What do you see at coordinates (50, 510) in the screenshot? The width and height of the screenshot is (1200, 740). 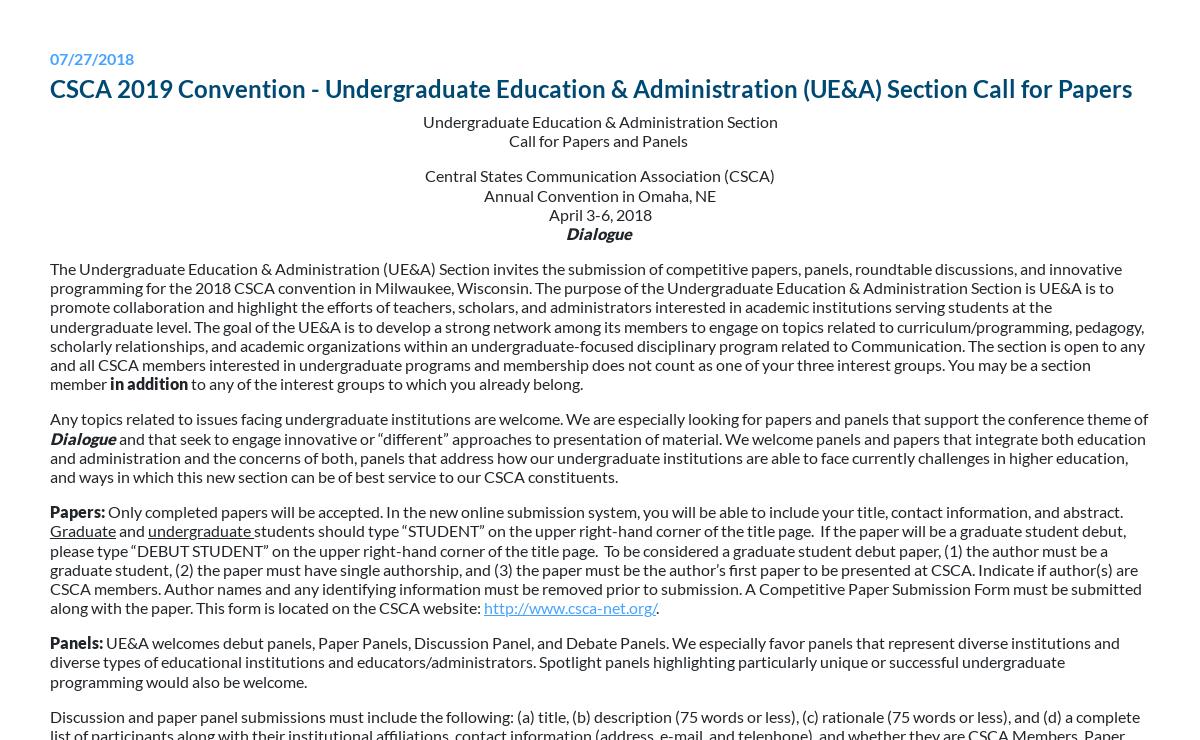 I see `'Papers:'` at bounding box center [50, 510].